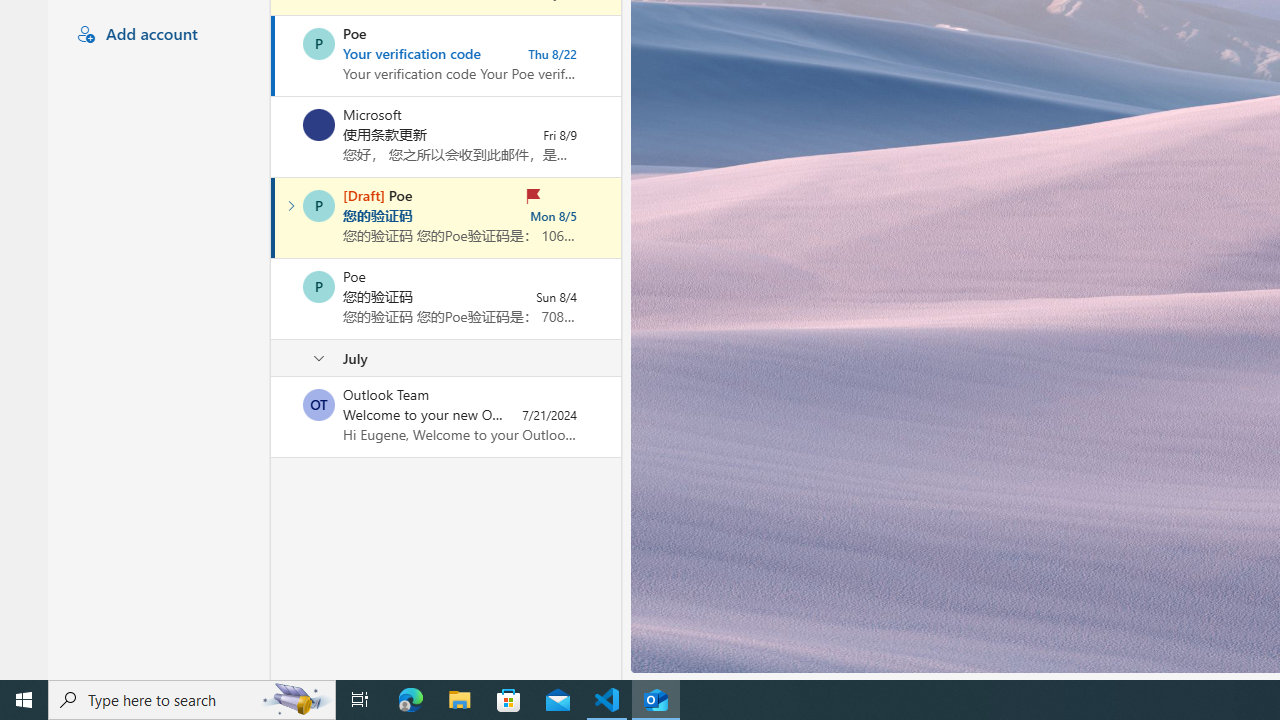 The width and height of the screenshot is (1280, 720). Describe the element at coordinates (272, 416) in the screenshot. I see `'Mark as unread'` at that location.